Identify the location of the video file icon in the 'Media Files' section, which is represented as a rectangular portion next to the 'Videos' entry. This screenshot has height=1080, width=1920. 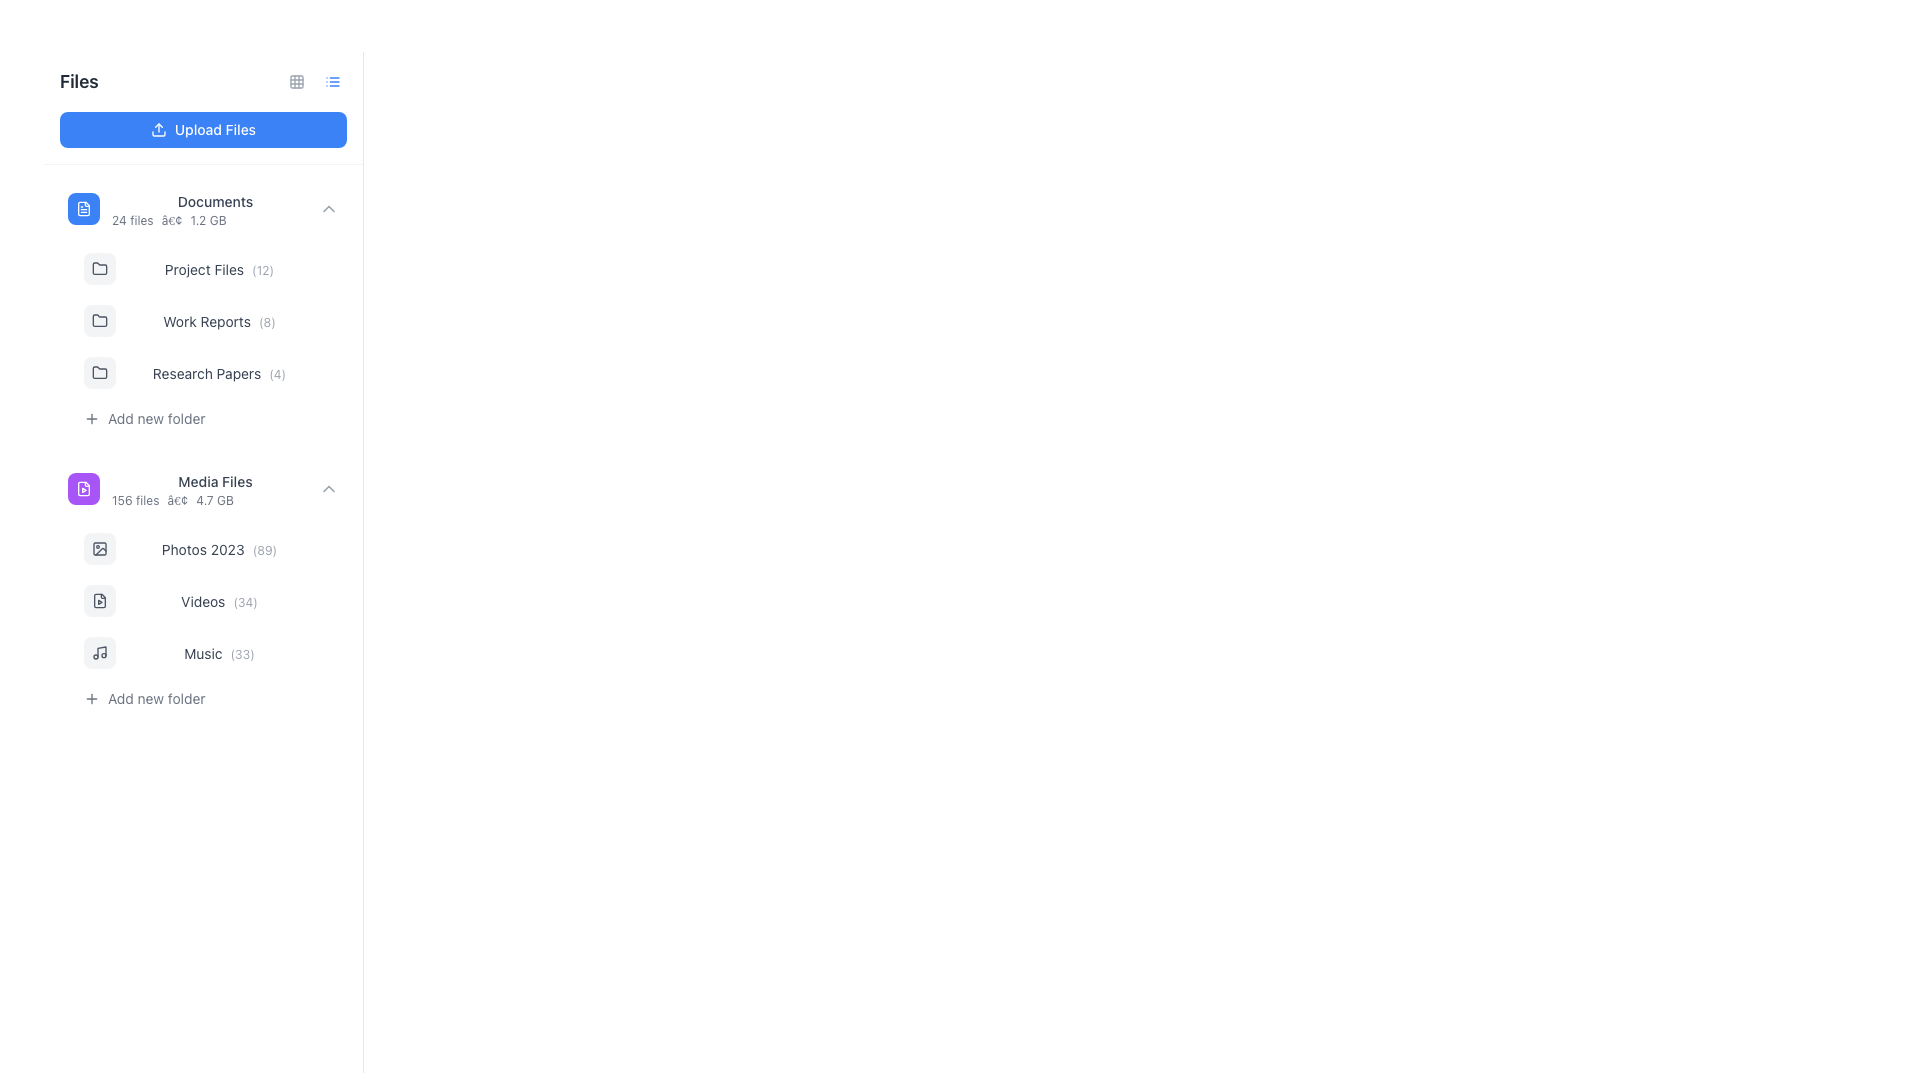
(99, 600).